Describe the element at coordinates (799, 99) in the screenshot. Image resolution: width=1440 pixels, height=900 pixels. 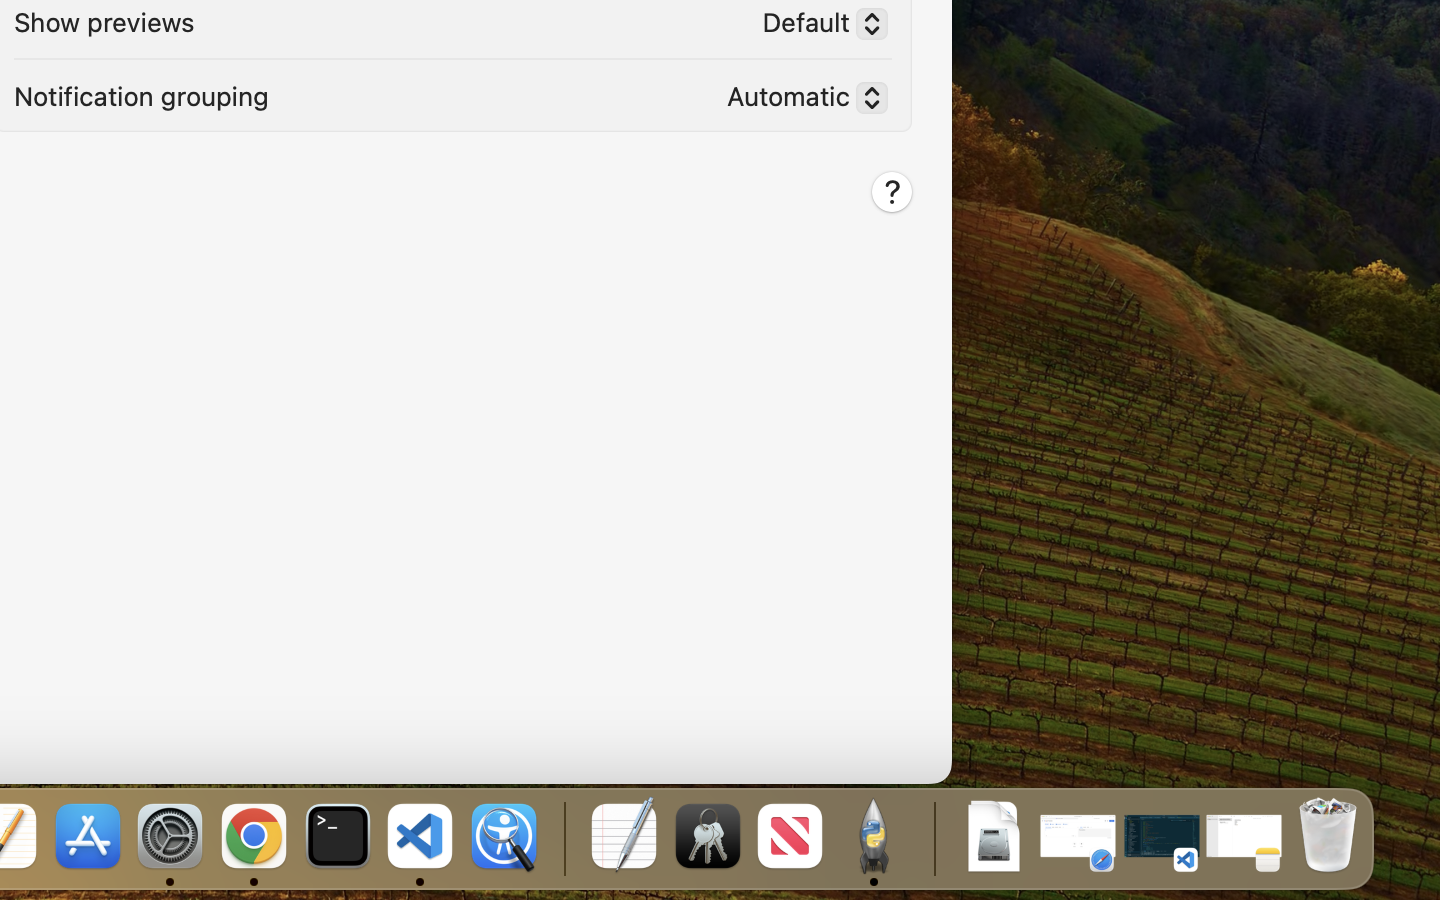
I see `'Automatic'` at that location.